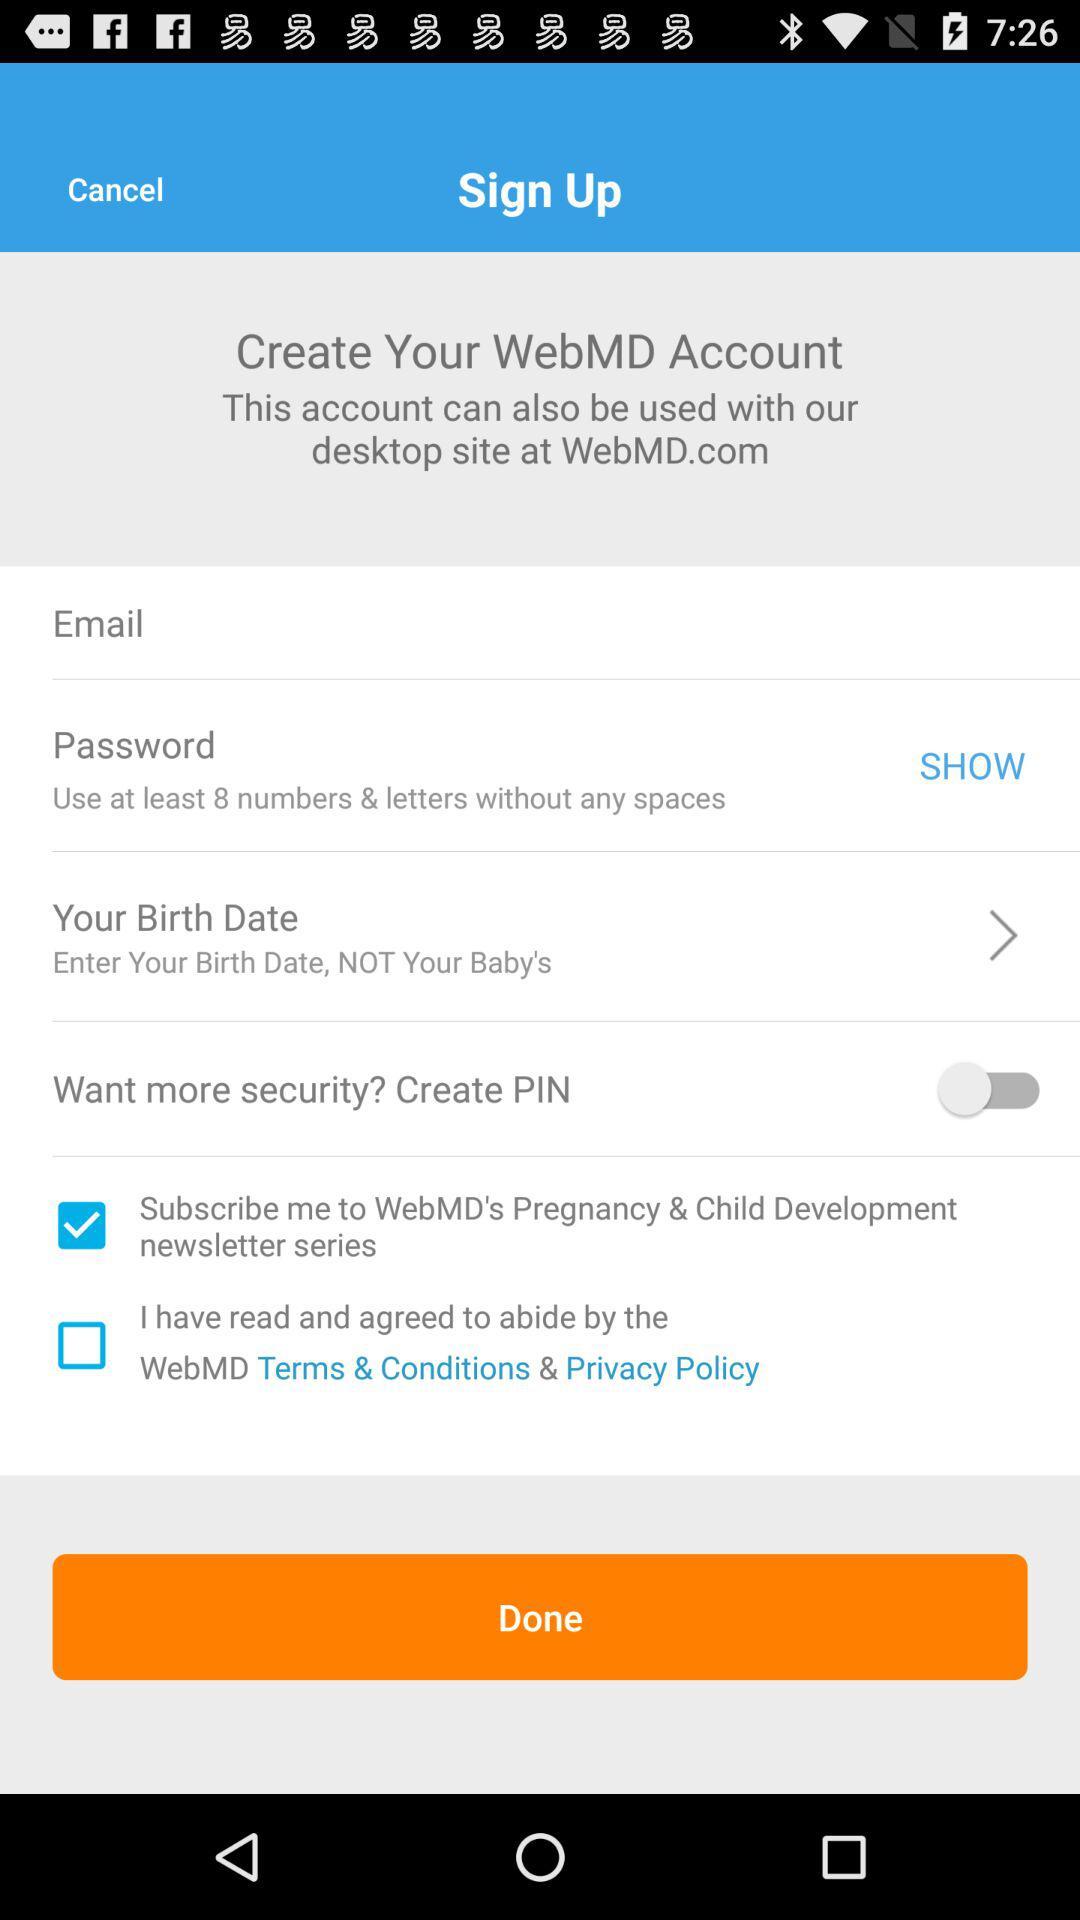  I want to click on the icon below the i have read item, so click(390, 1365).